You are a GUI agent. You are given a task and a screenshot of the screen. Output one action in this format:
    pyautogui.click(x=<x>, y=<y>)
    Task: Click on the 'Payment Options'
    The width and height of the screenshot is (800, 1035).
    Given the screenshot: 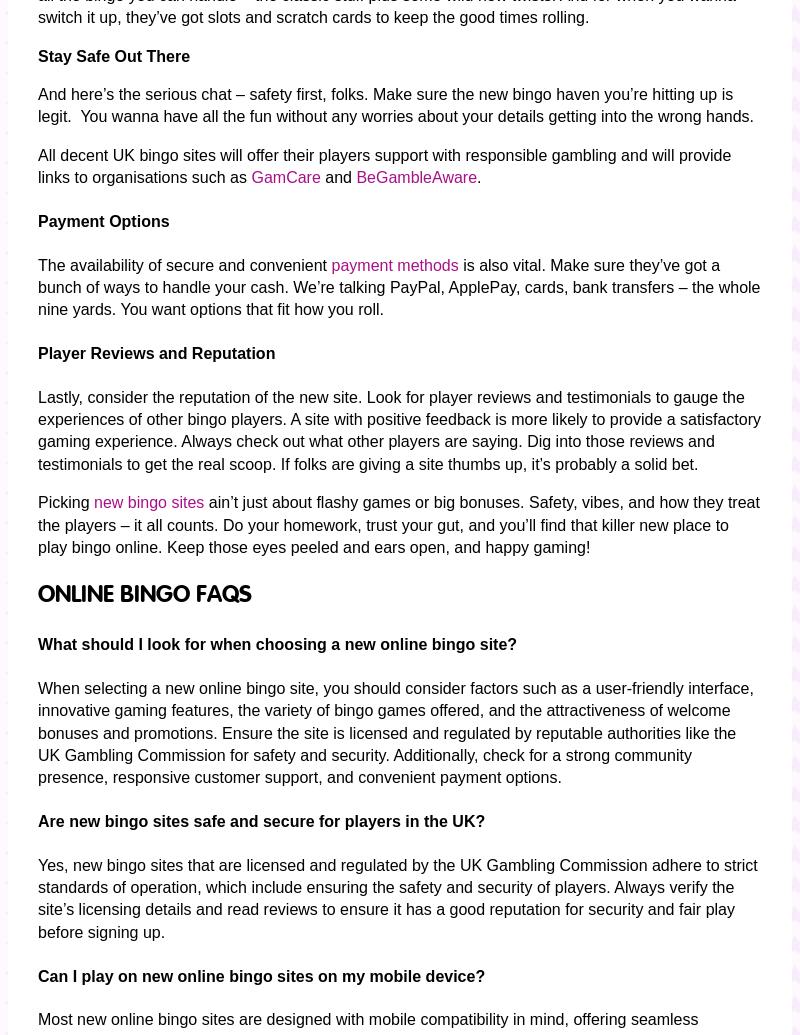 What is the action you would take?
    pyautogui.click(x=102, y=220)
    